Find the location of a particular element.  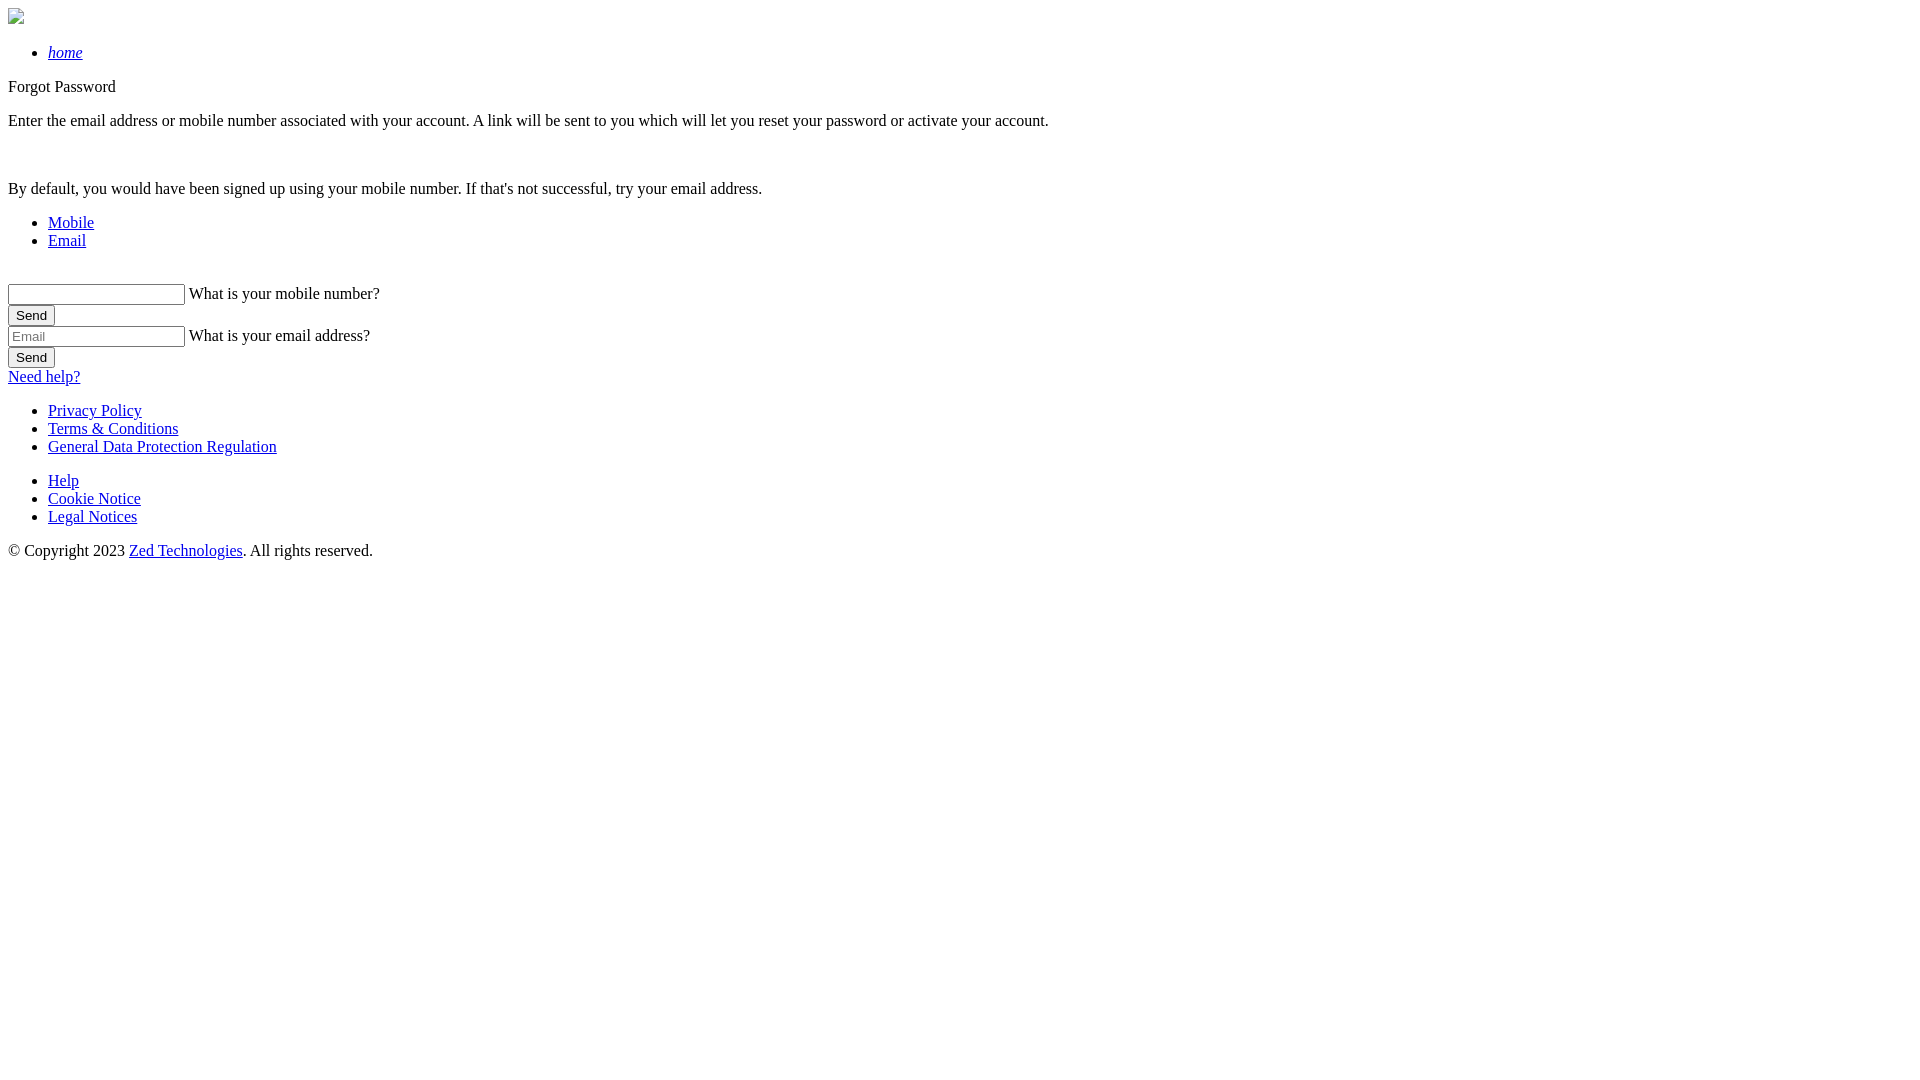

'Zed Technologies' is located at coordinates (186, 550).